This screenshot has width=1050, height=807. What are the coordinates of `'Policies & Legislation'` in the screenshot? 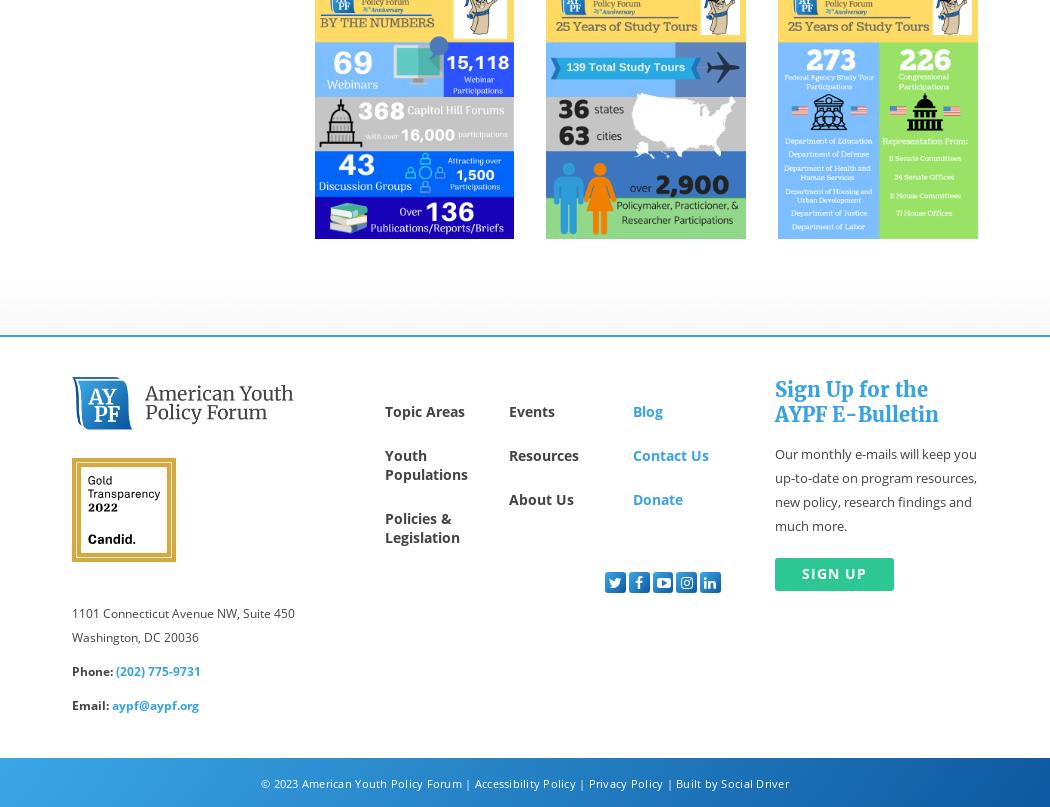 It's located at (420, 528).